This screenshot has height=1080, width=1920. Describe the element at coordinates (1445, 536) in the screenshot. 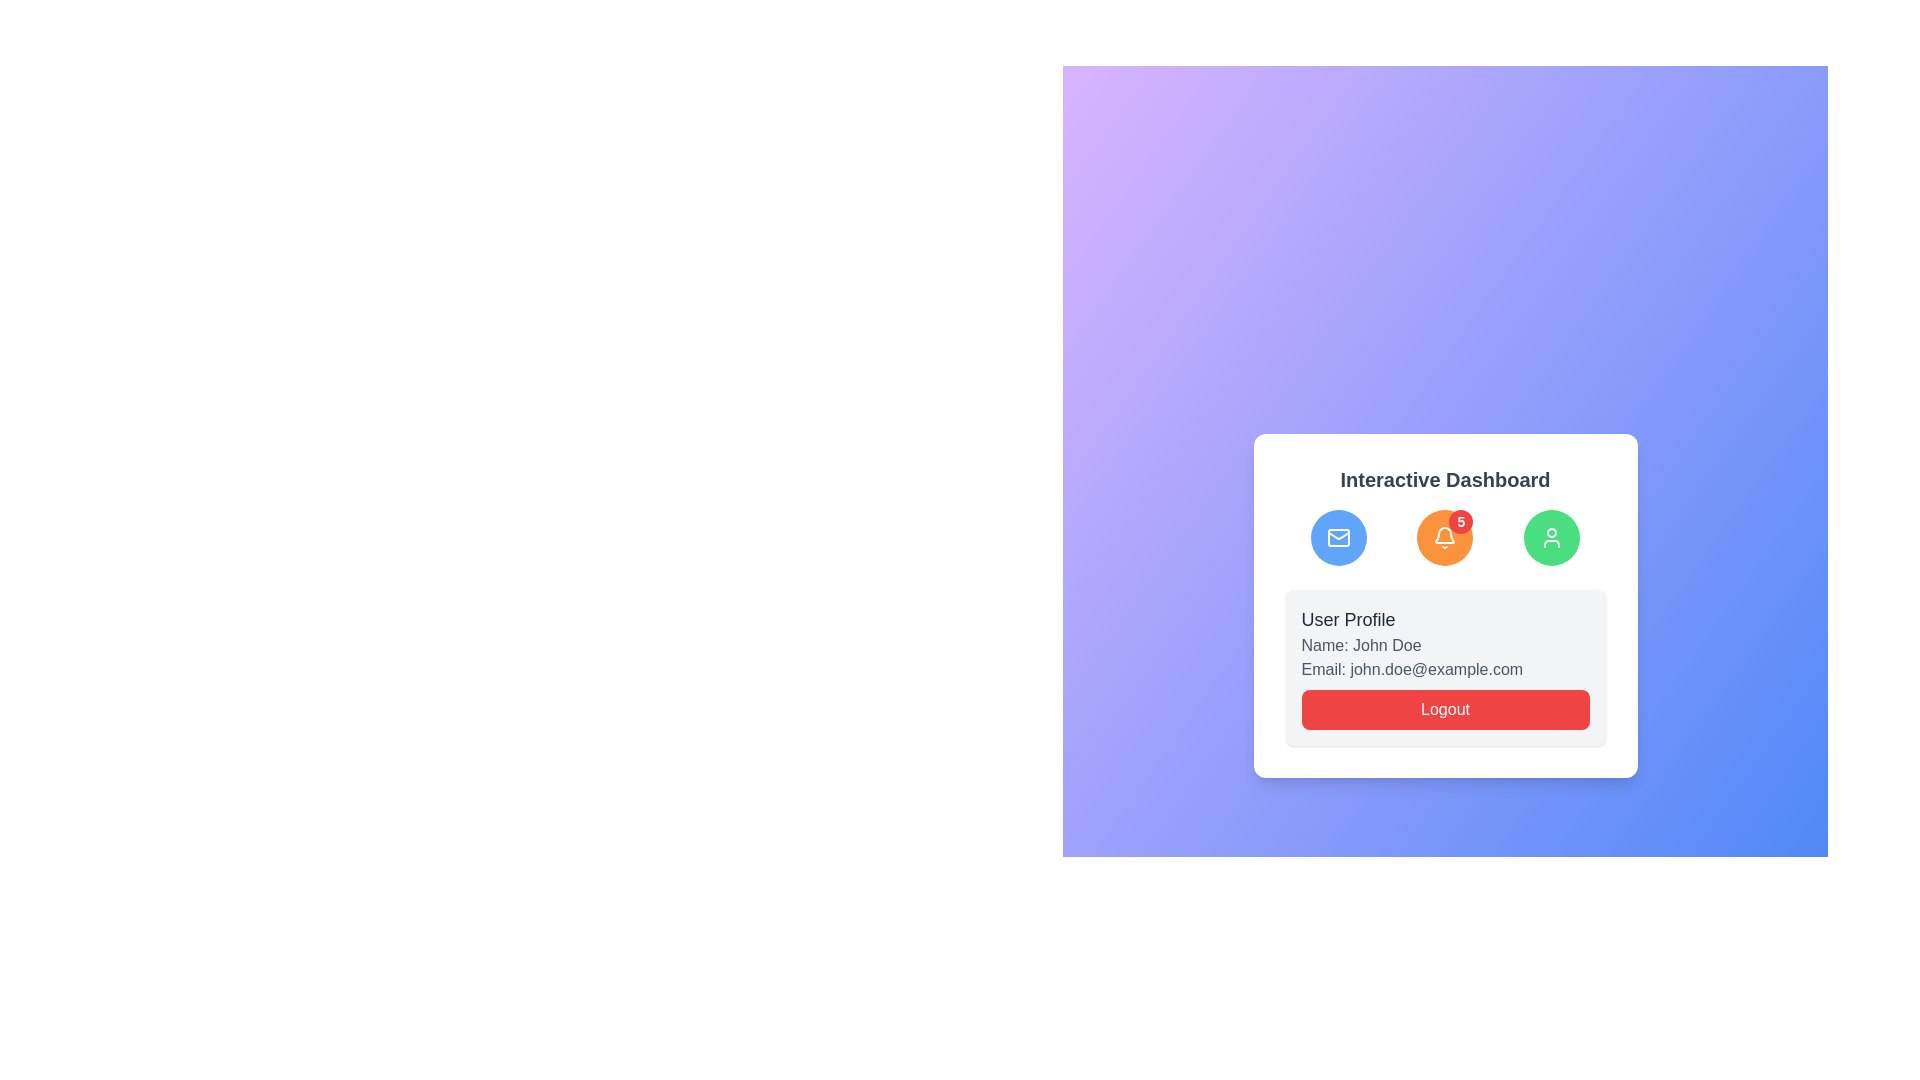

I see `the circular orange Notification button with a white bell icon and a red badge displaying '5'` at that location.